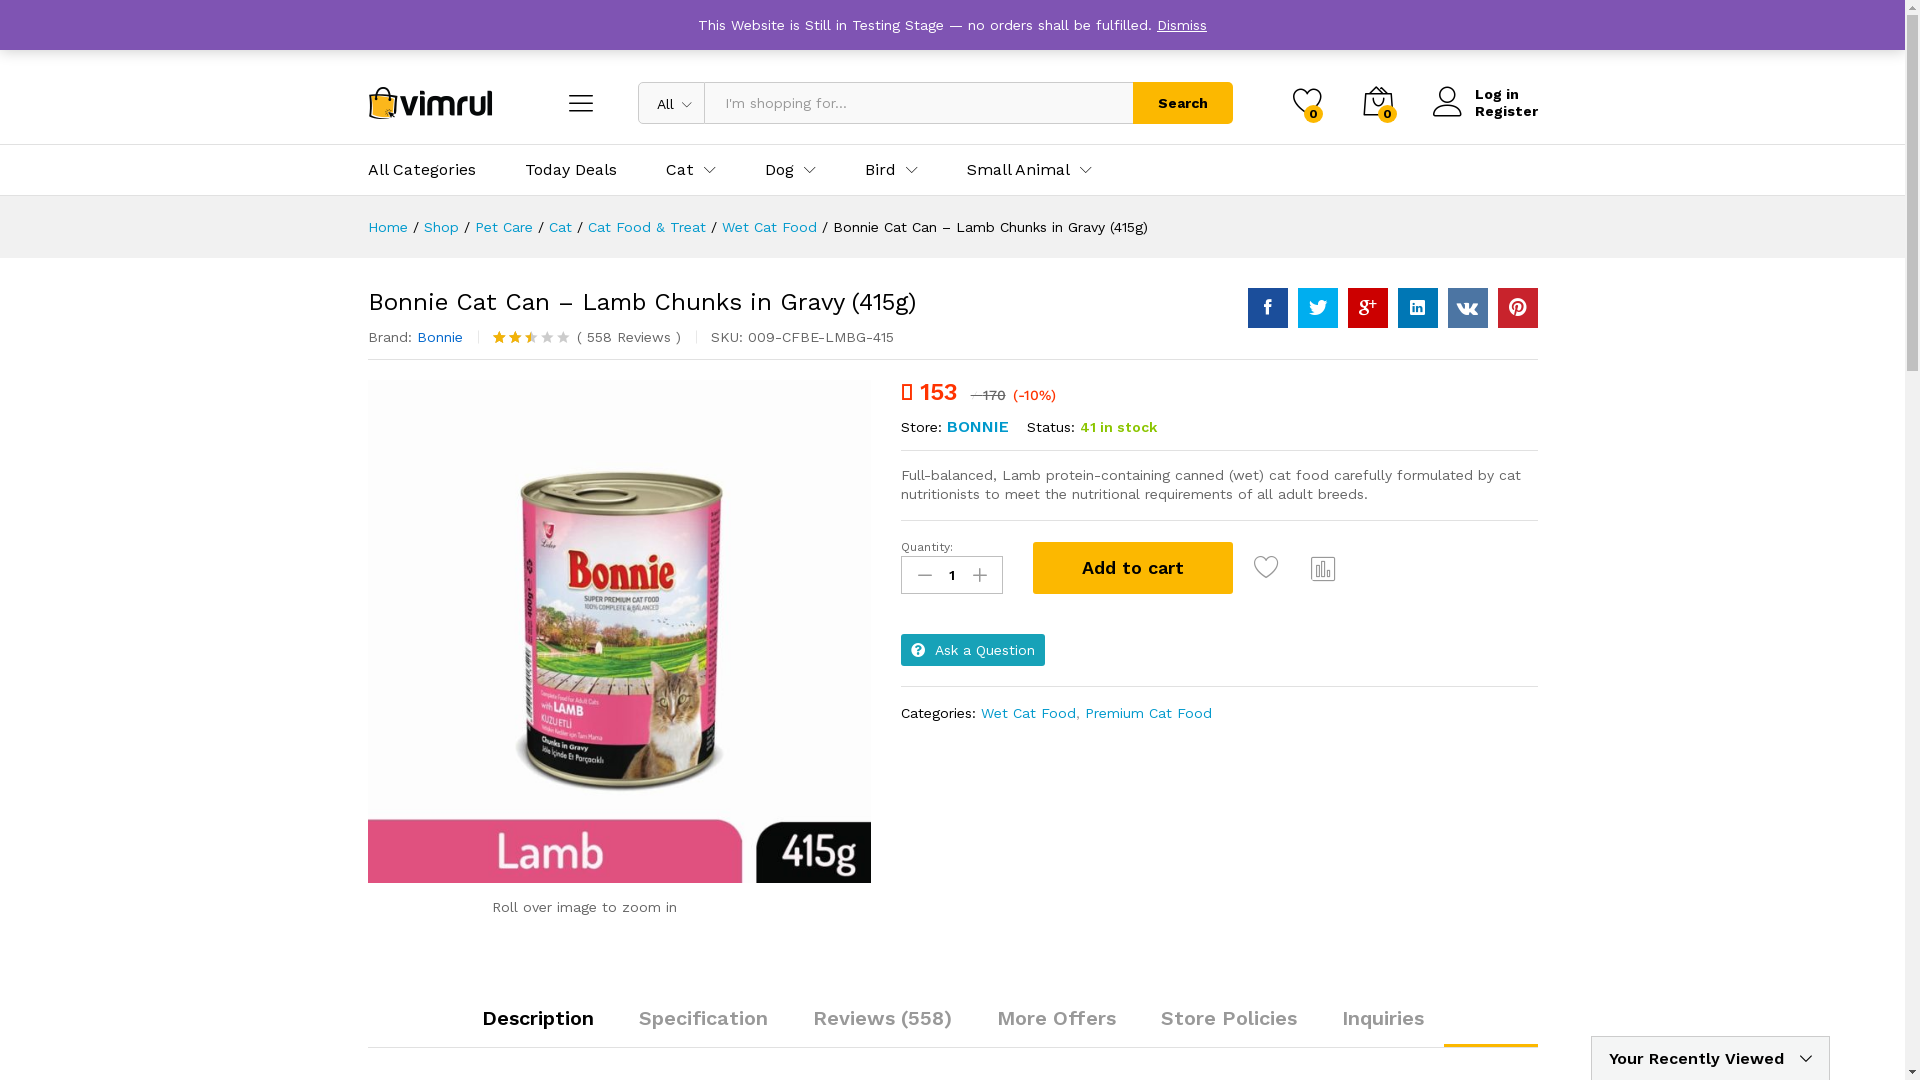  What do you see at coordinates (1148, 712) in the screenshot?
I see `'Premium Cat Food'` at bounding box center [1148, 712].